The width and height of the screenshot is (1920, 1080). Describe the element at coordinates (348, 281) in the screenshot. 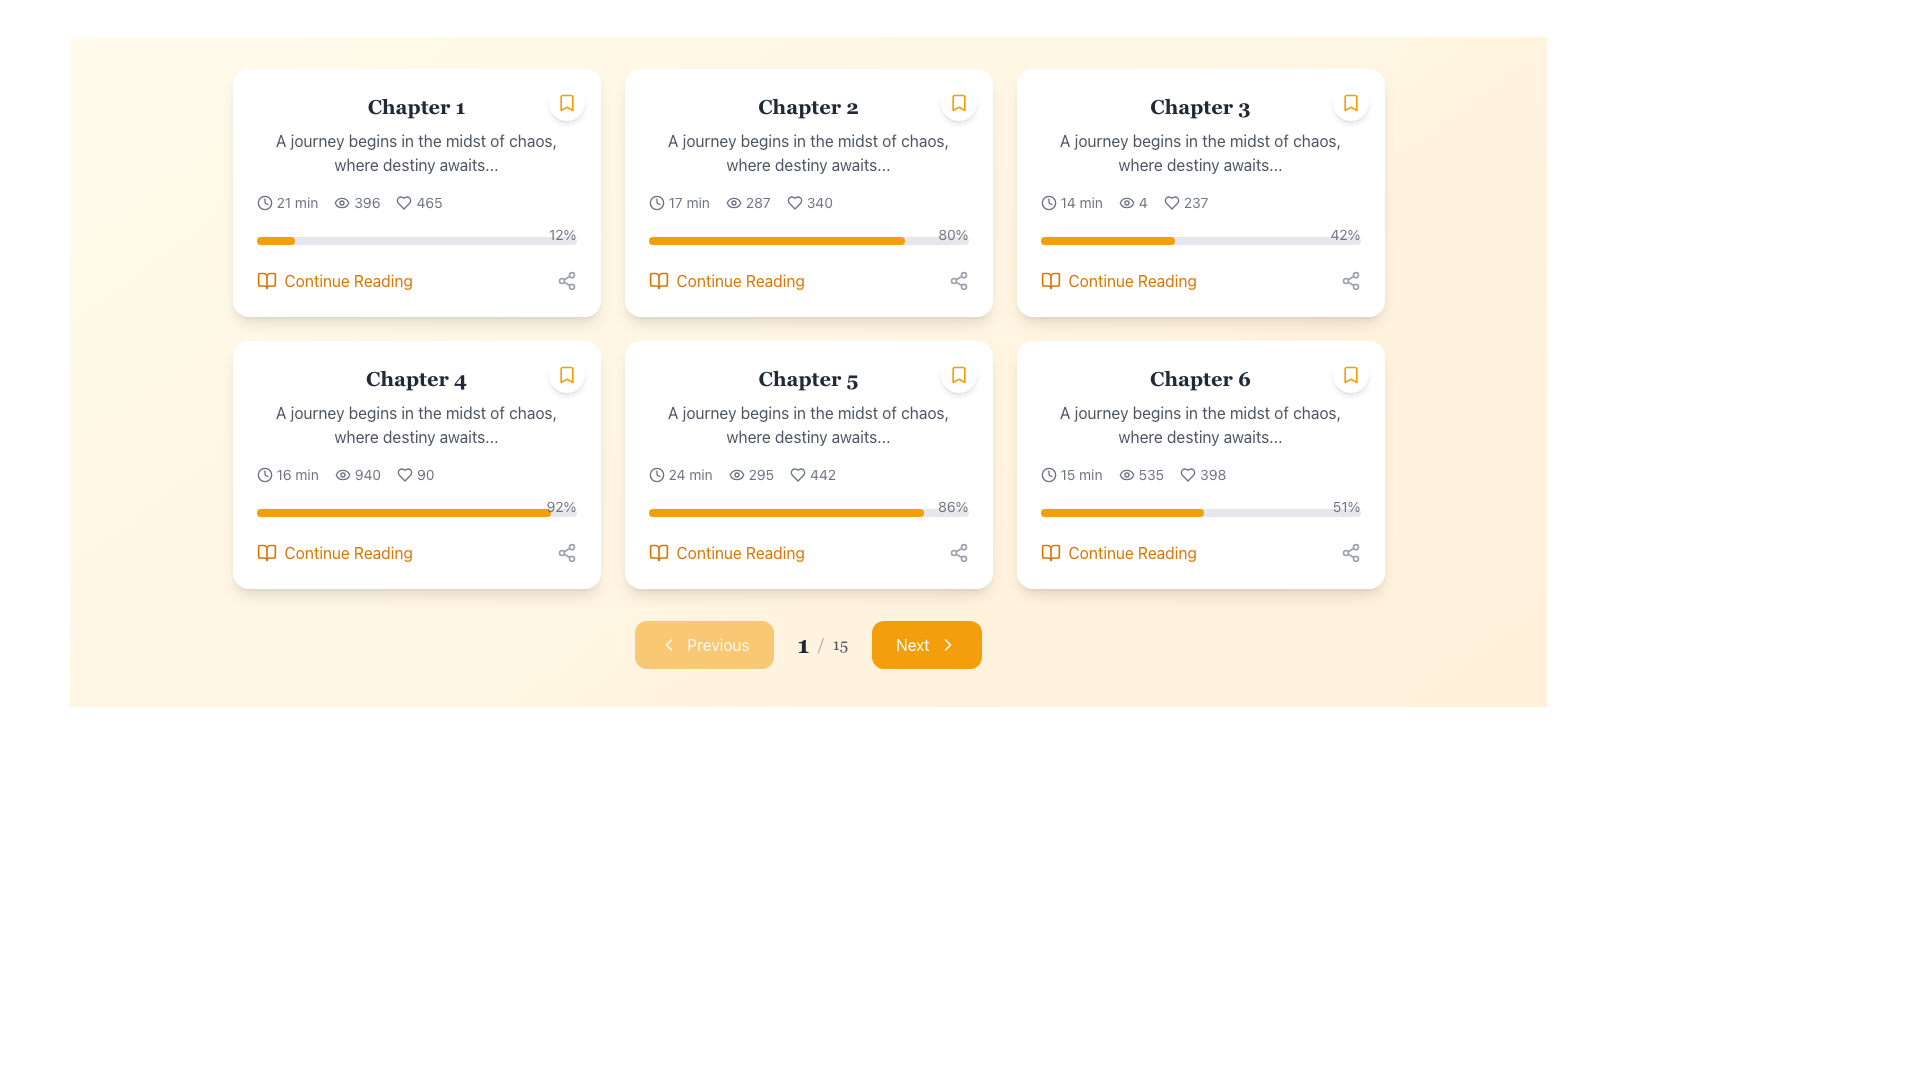

I see `the 'Continue Reading' button-like text element located at the bottom of the first card in the grid layout` at that location.